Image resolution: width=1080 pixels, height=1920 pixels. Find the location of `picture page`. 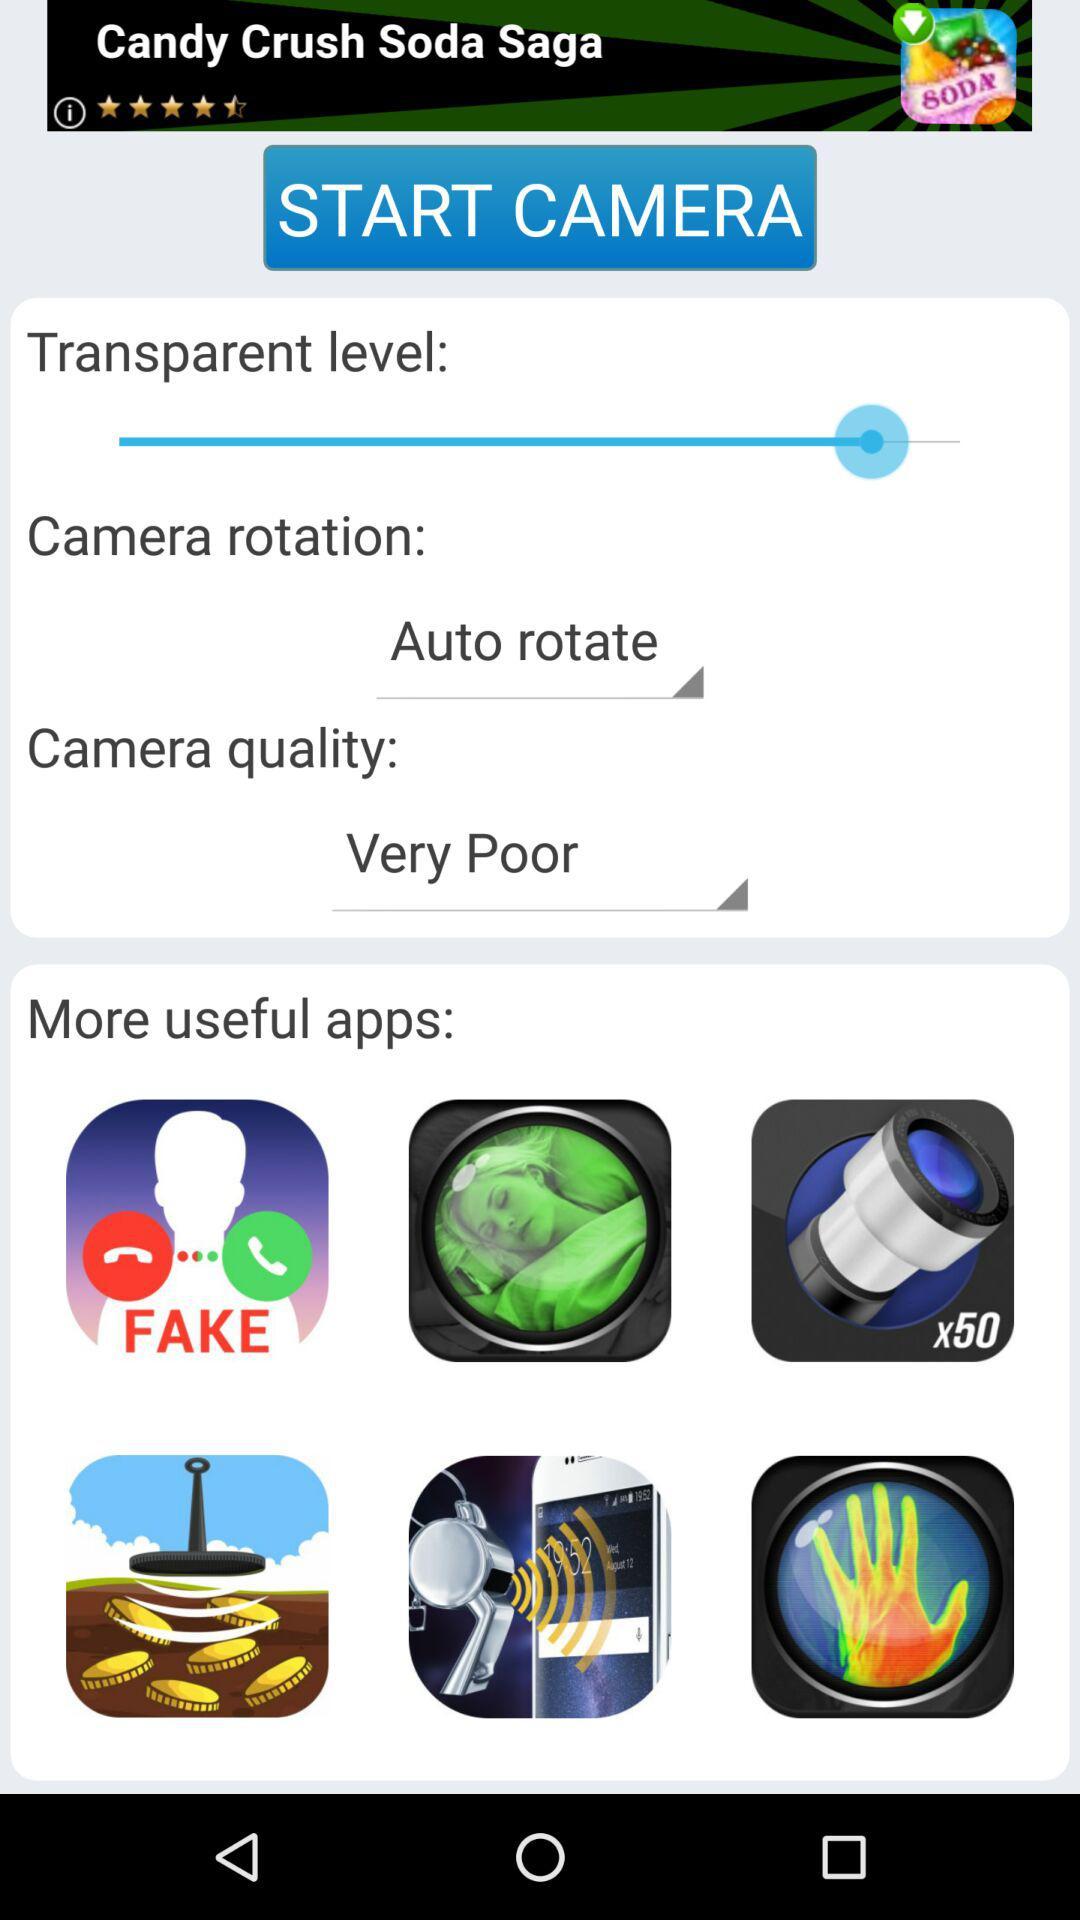

picture page is located at coordinates (197, 1585).